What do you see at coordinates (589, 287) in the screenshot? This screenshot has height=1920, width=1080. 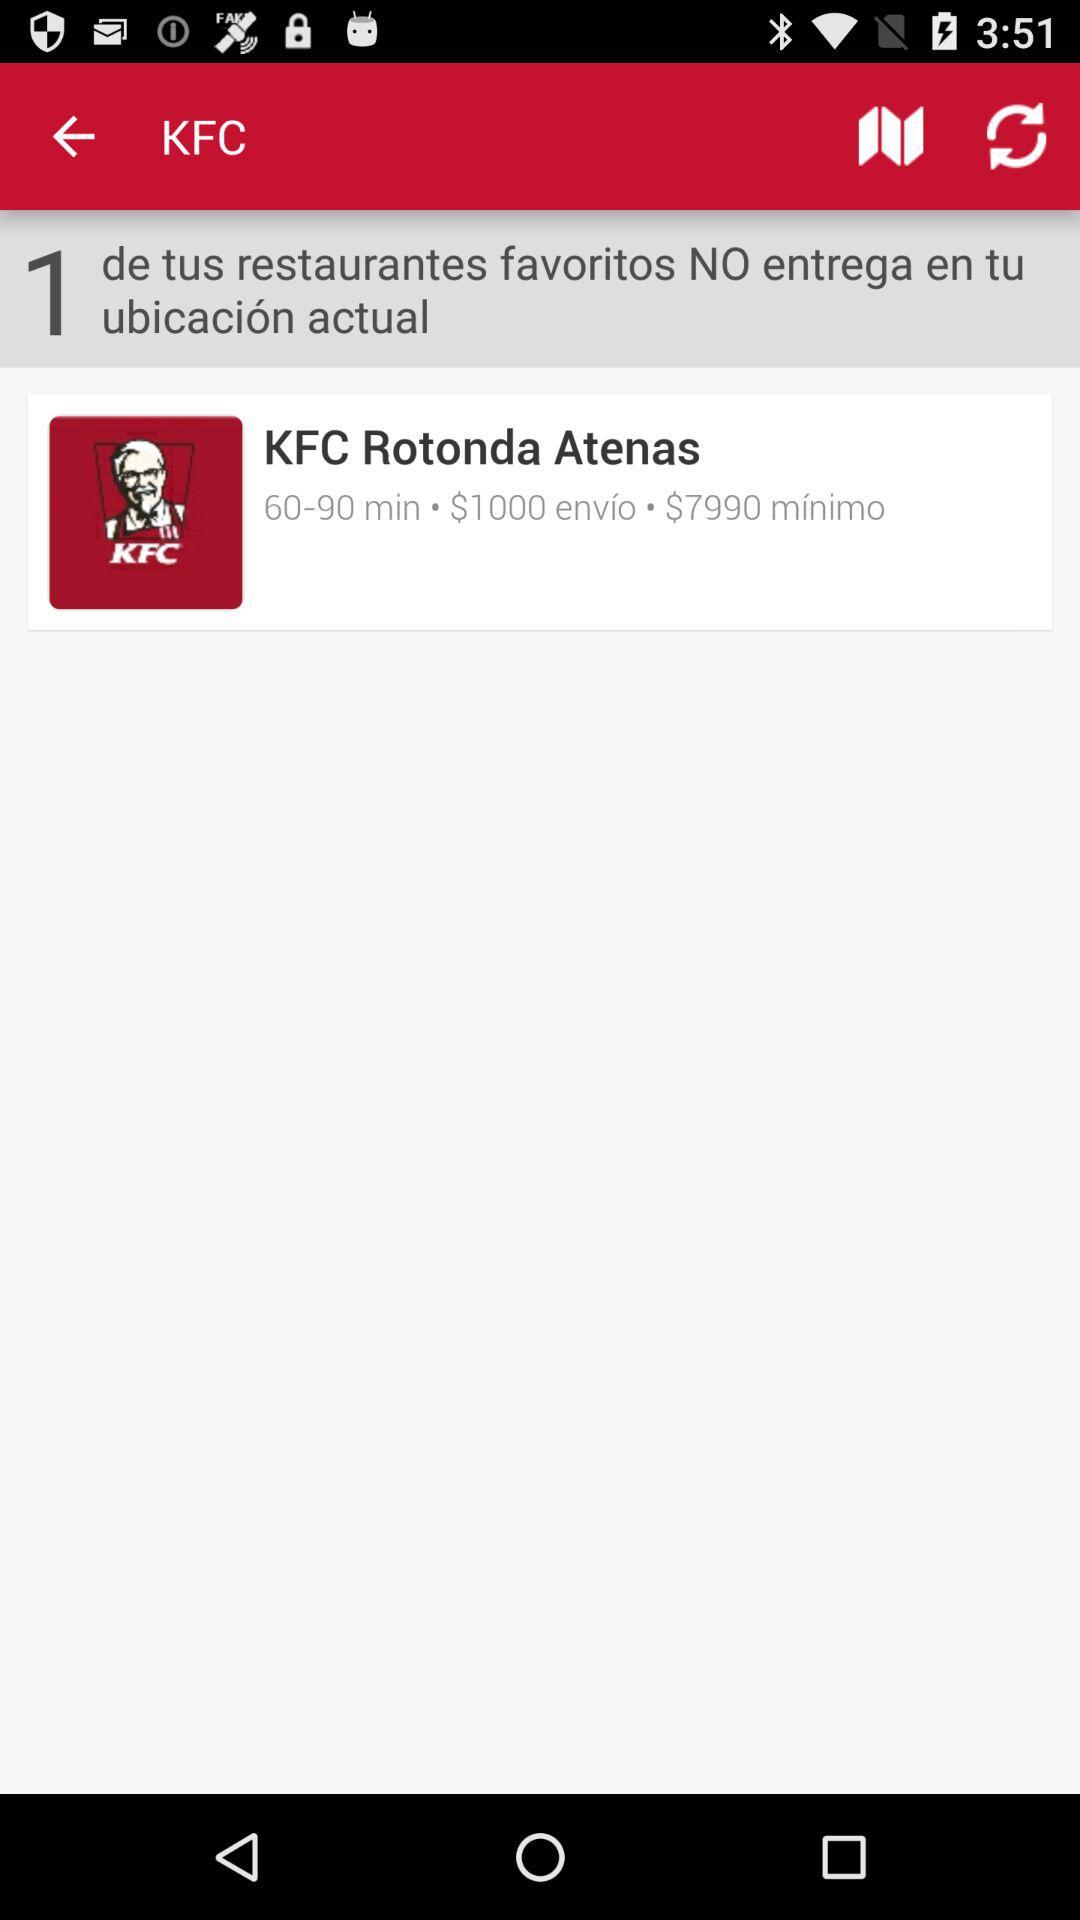 I see `the de tus restaurantes item` at bounding box center [589, 287].